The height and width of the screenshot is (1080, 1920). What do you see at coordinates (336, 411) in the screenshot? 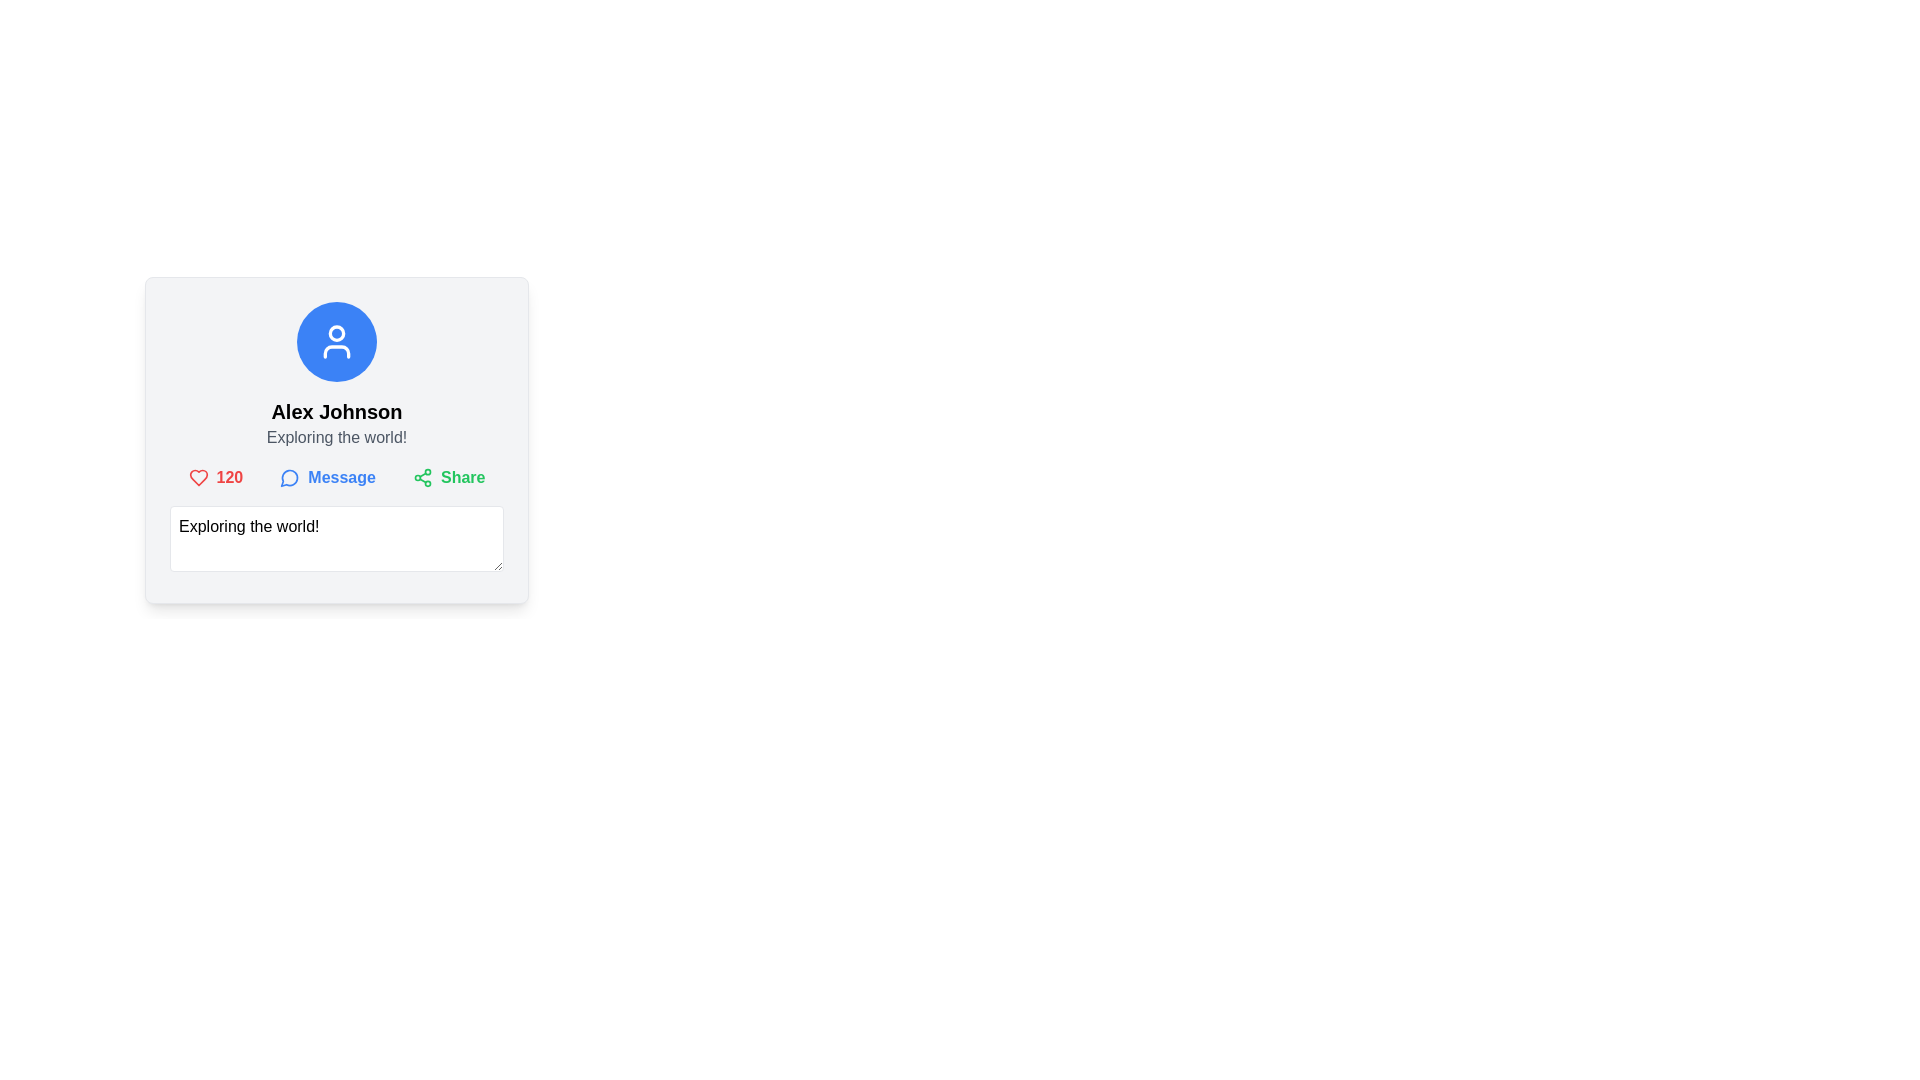
I see `the username text element located below the avatar icon` at bounding box center [336, 411].